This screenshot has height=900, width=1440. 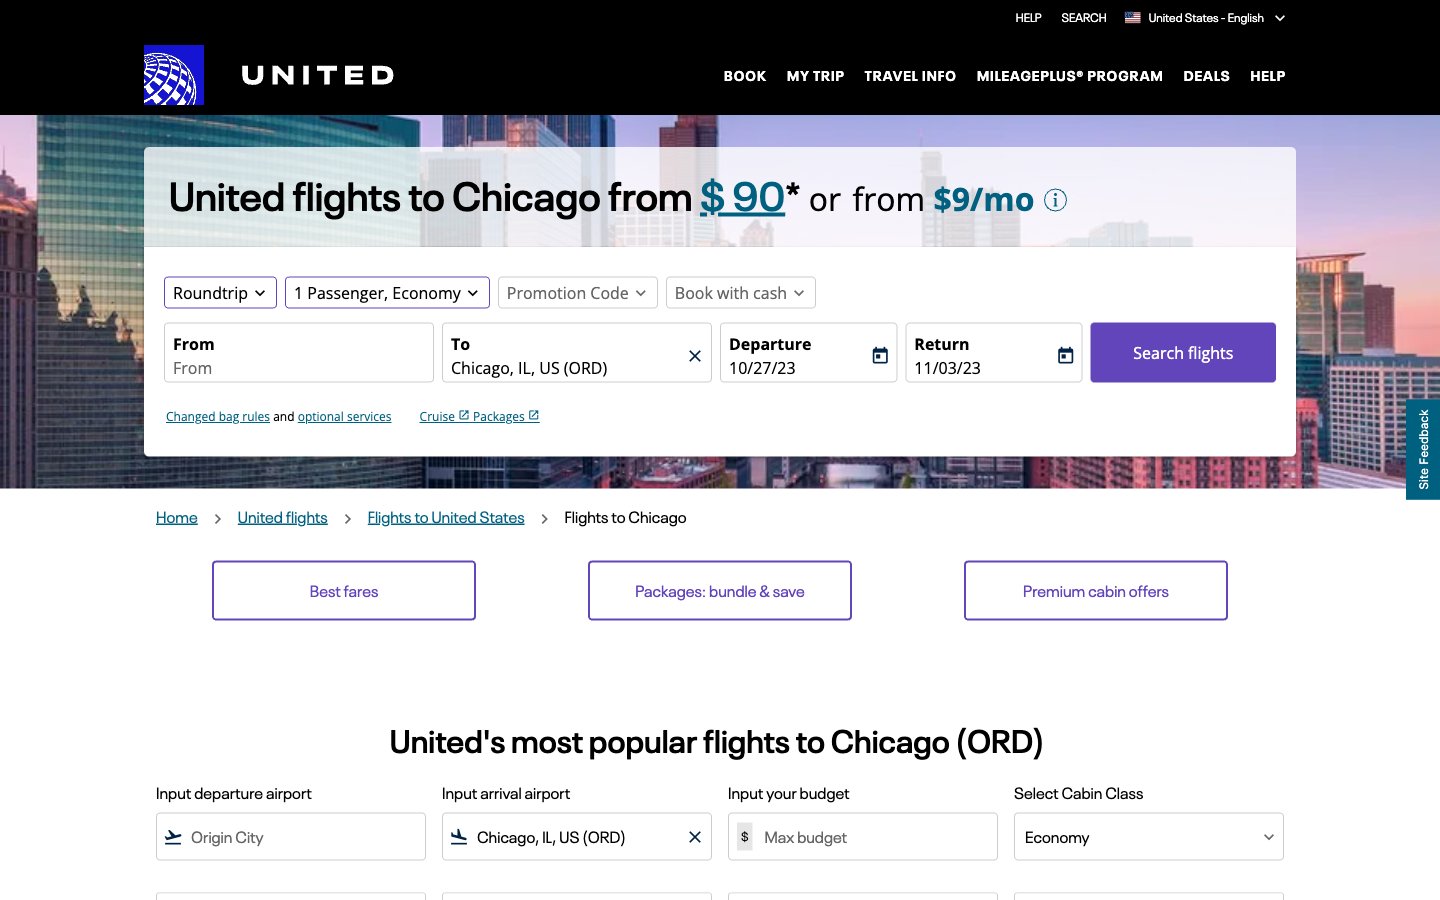 I want to click on Alter the initial location to Taipei and set the ultimate destination as United States, so click(x=297, y=368).